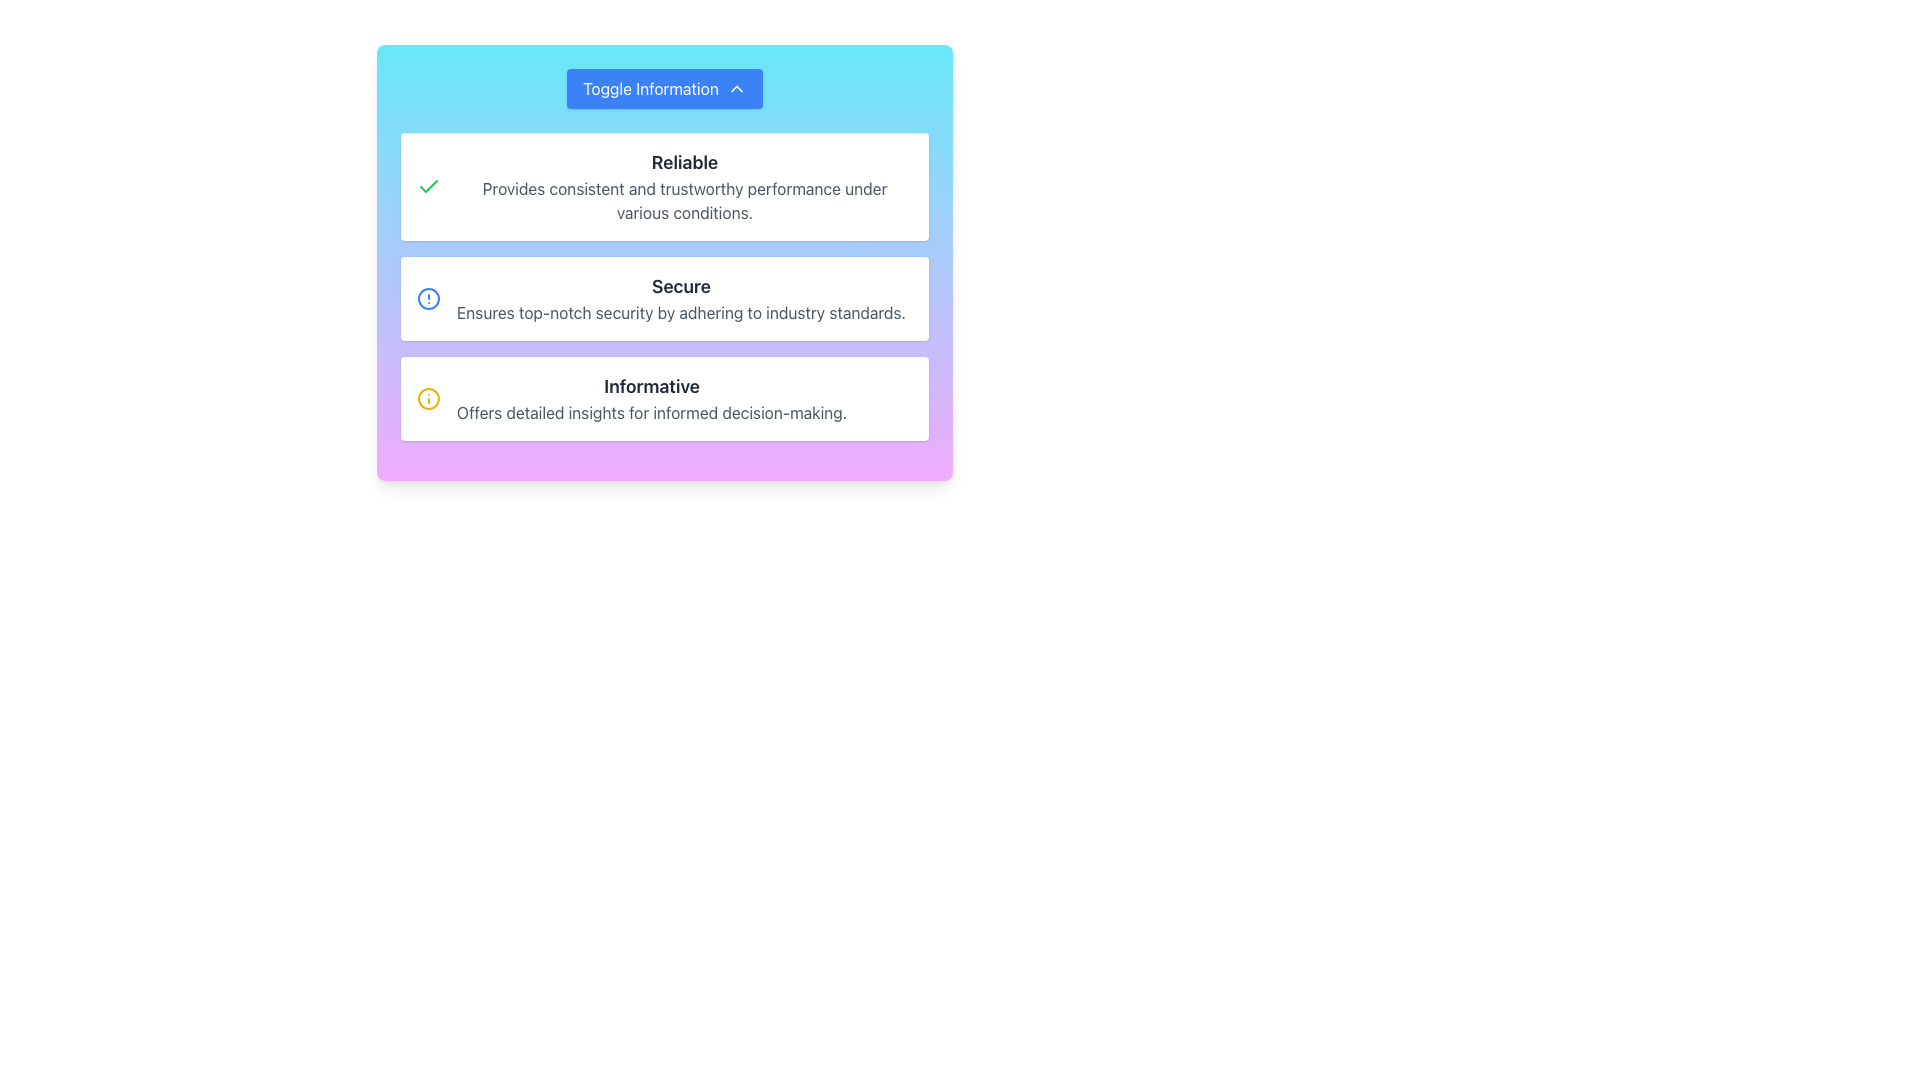 Image resolution: width=1920 pixels, height=1080 pixels. What do you see at coordinates (427, 299) in the screenshot?
I see `the icon representing the theme of the text 'Secure Ensures top-notch security by adhering to industry standards.' located in the second section of a vertically stacked list` at bounding box center [427, 299].